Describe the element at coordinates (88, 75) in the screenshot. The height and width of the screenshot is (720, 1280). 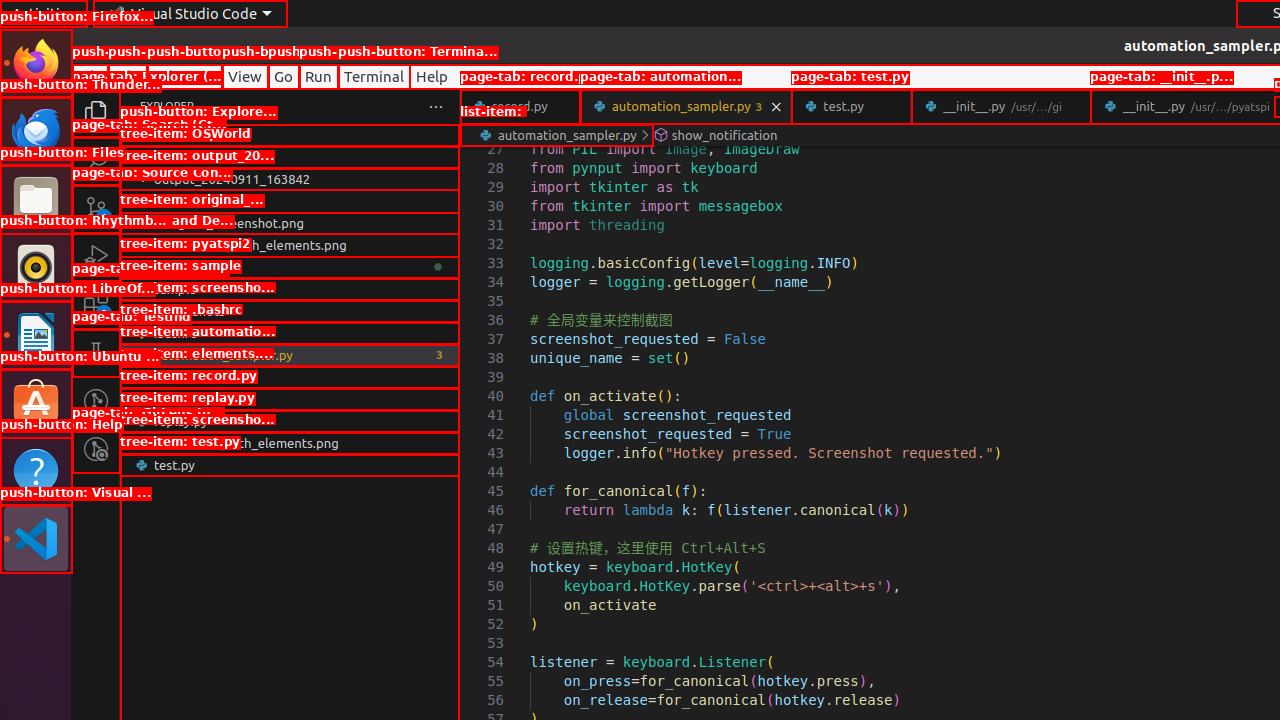
I see `'File'` at that location.